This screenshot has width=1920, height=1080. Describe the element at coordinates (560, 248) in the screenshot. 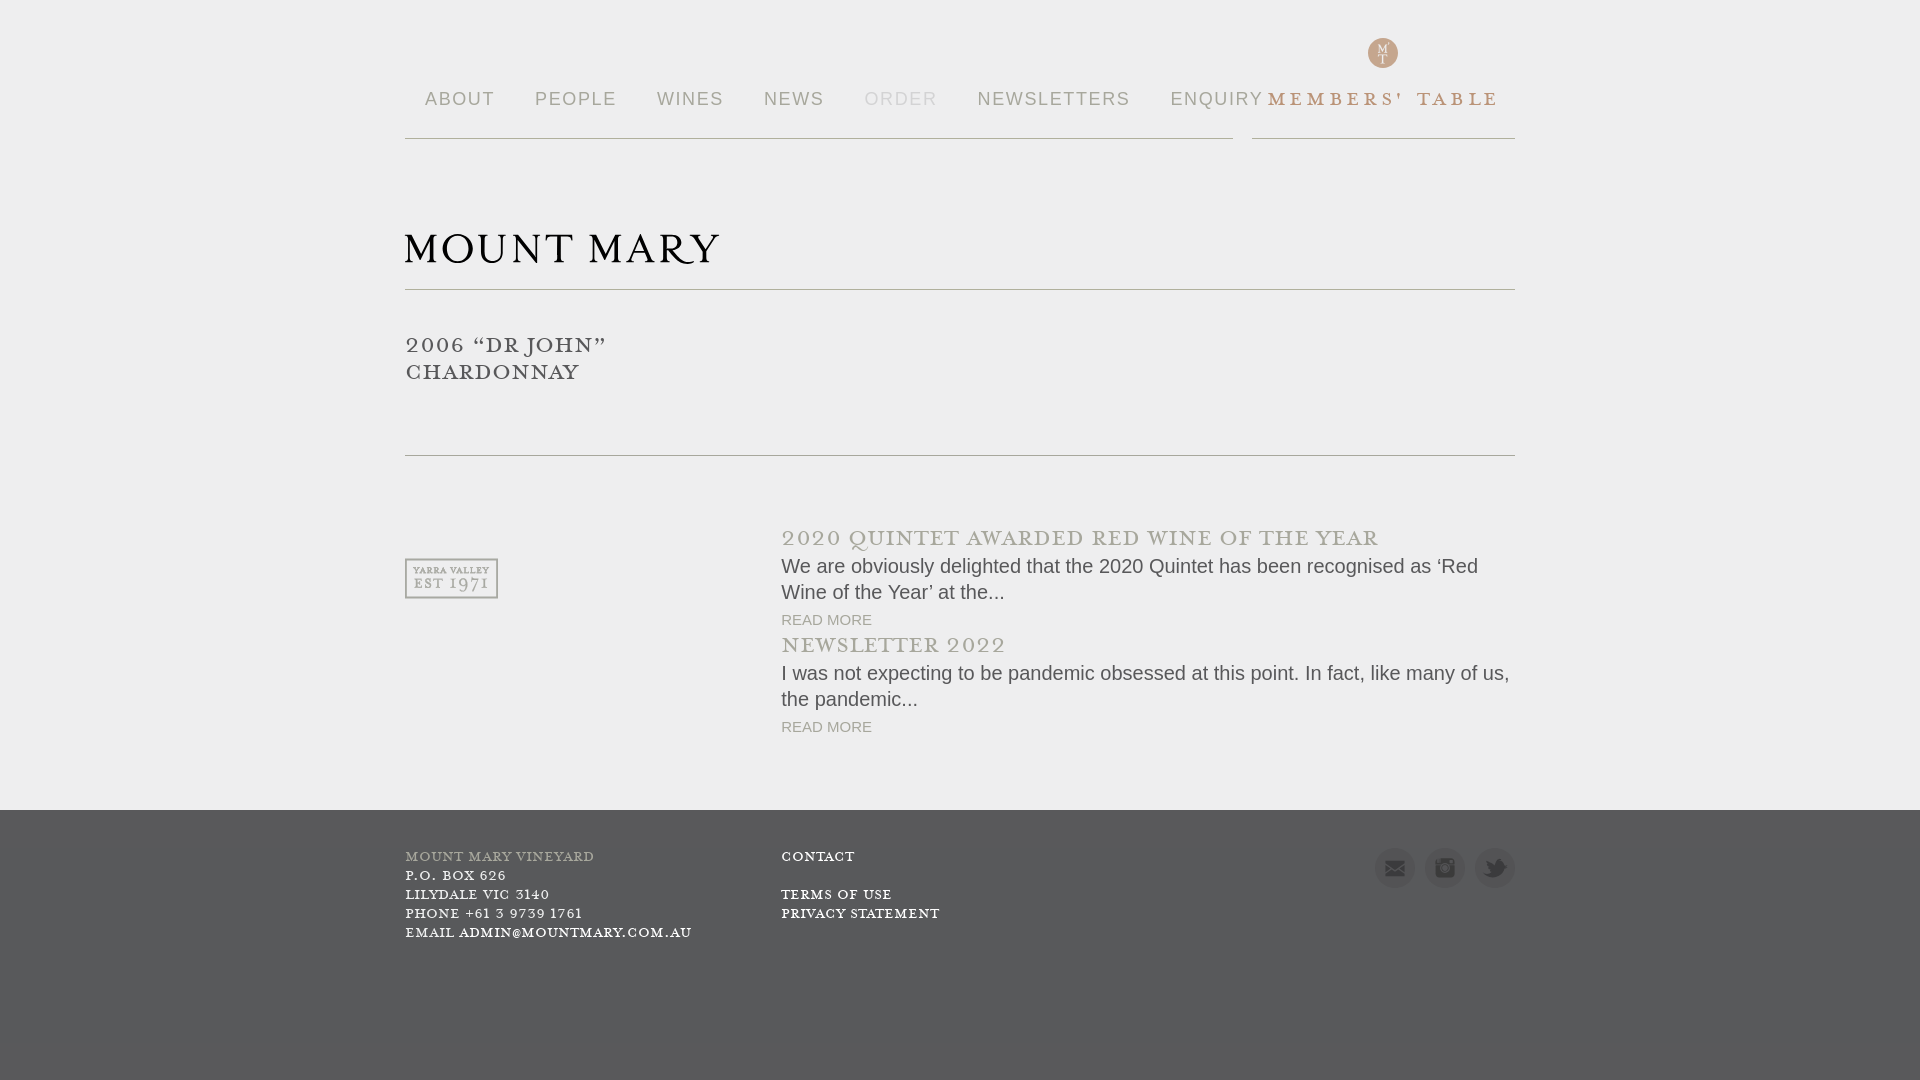

I see `'MOUNT MARY'` at that location.